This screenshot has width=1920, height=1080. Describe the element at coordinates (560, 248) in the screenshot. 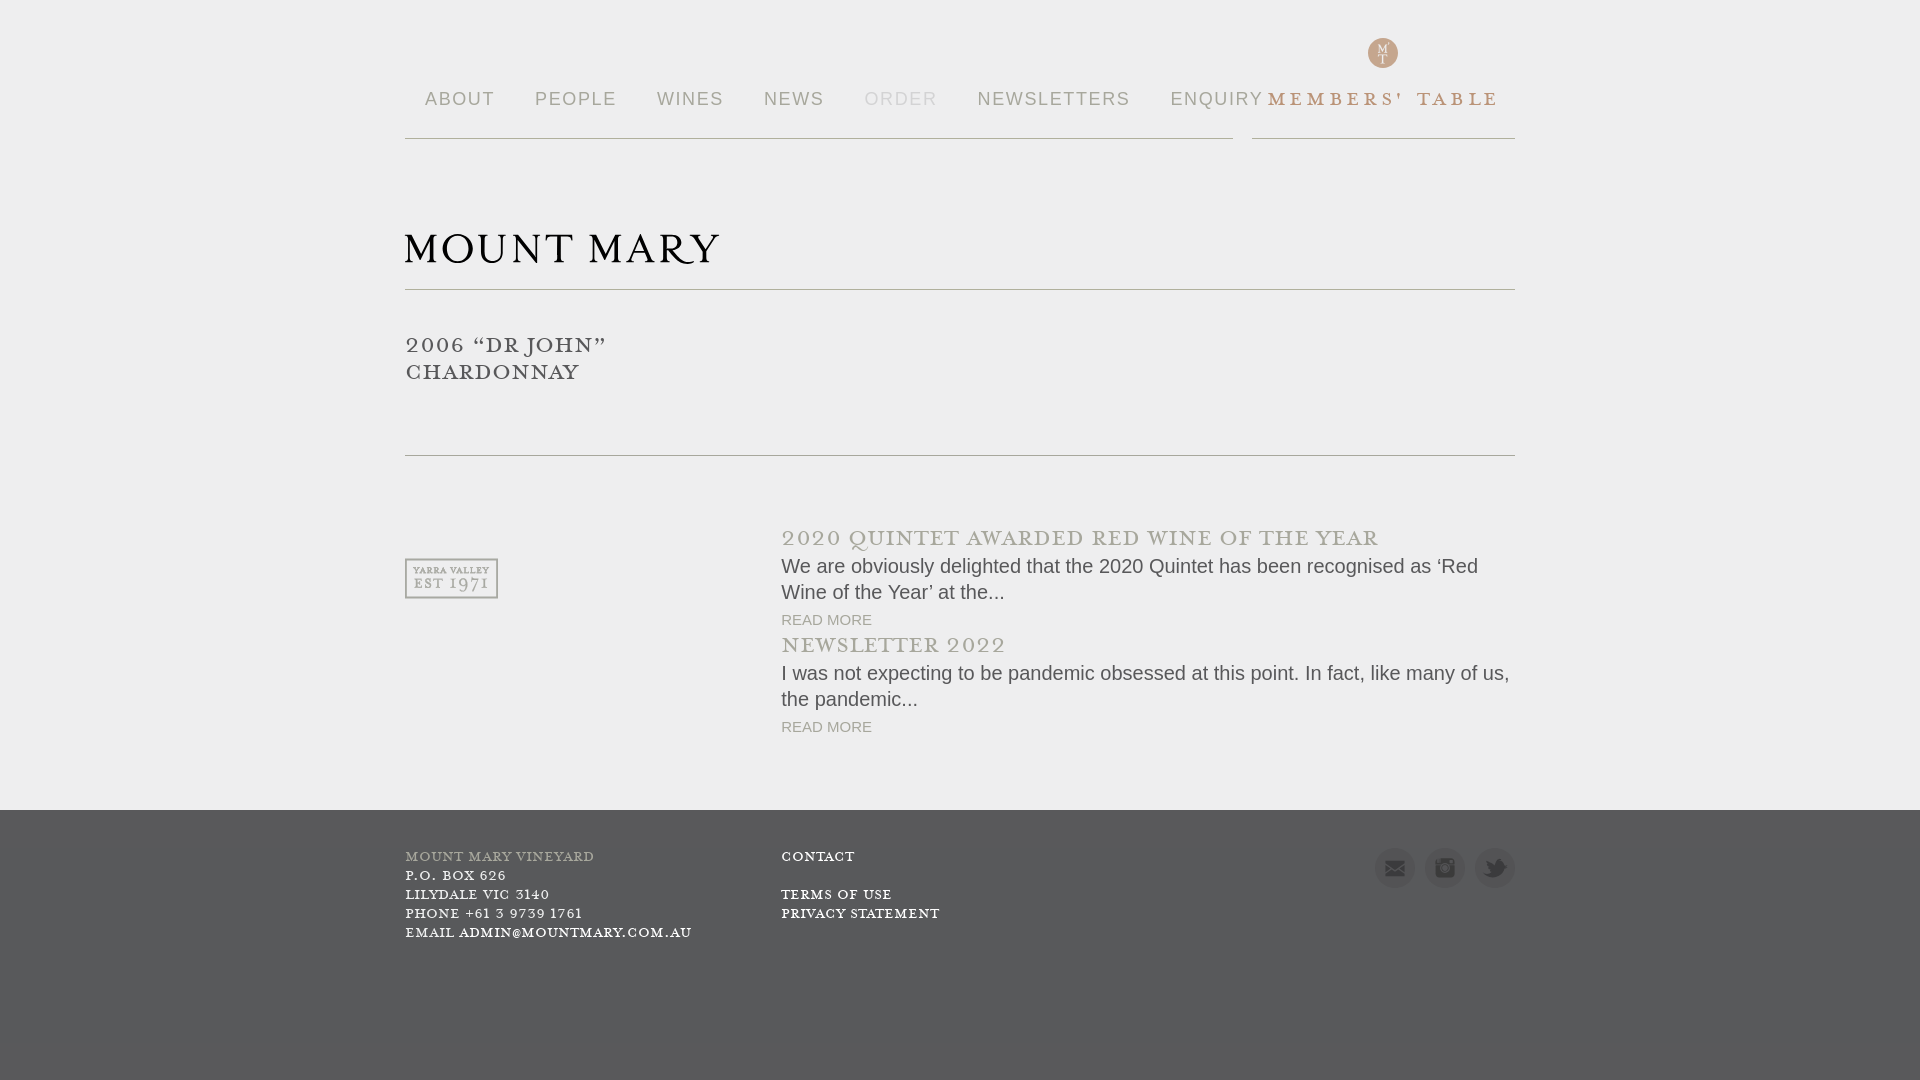

I see `'MOUNT MARY'` at that location.